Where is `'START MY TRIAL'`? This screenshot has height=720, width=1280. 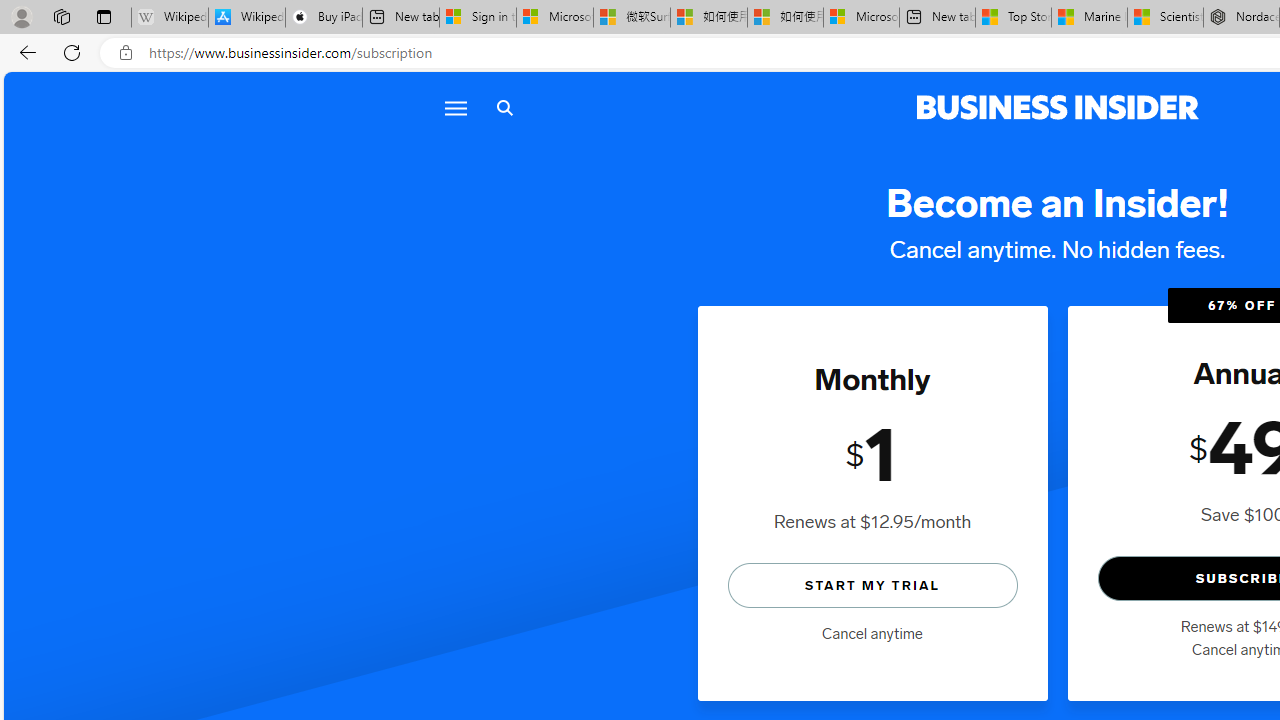
'START MY TRIAL' is located at coordinates (872, 585).